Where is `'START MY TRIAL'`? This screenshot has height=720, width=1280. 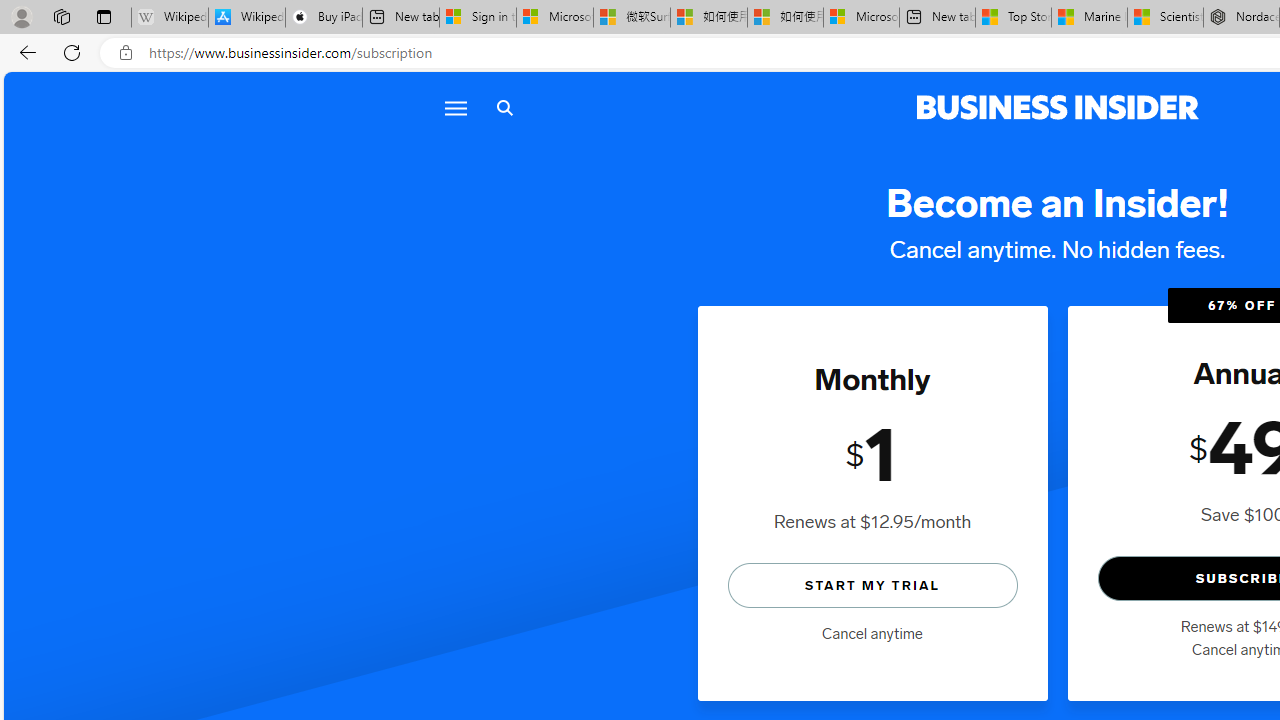
'START MY TRIAL' is located at coordinates (872, 585).